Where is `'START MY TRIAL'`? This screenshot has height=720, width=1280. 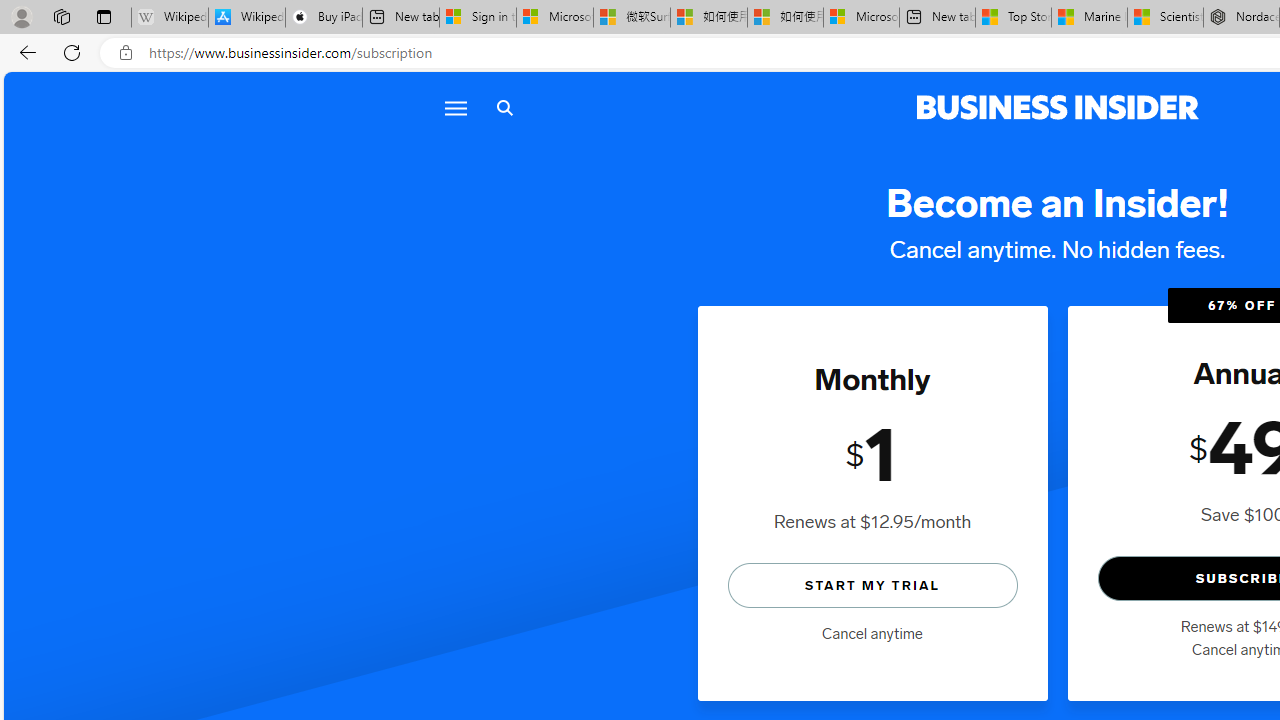
'START MY TRIAL' is located at coordinates (872, 585).